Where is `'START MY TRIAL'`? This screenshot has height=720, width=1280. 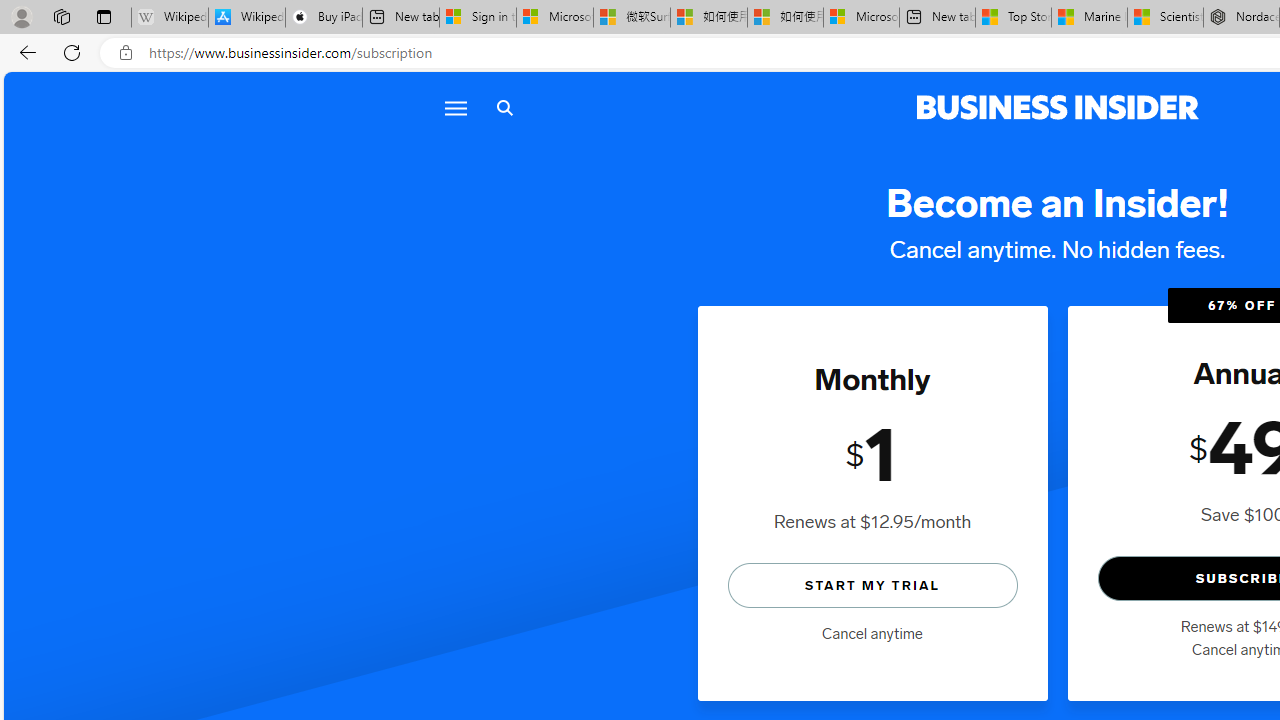
'START MY TRIAL' is located at coordinates (872, 585).